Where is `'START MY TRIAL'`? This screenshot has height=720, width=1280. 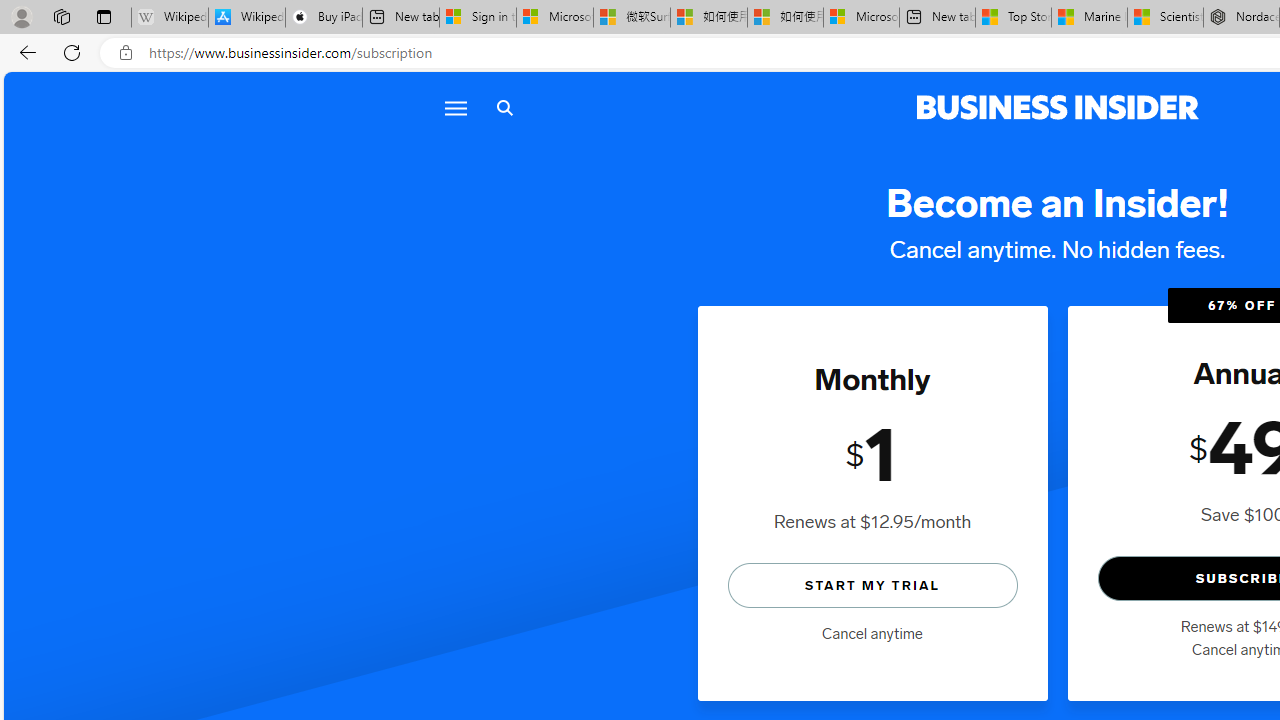
'START MY TRIAL' is located at coordinates (872, 585).